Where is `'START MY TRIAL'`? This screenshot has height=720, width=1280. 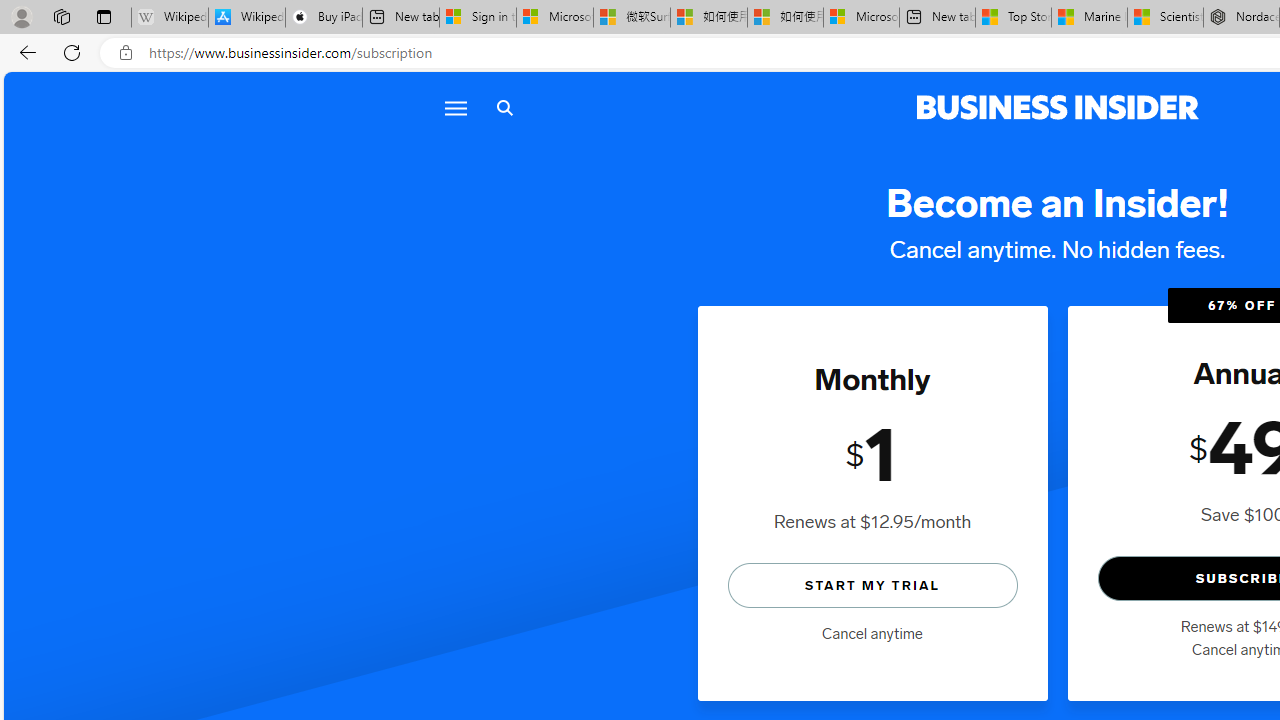
'START MY TRIAL' is located at coordinates (872, 585).